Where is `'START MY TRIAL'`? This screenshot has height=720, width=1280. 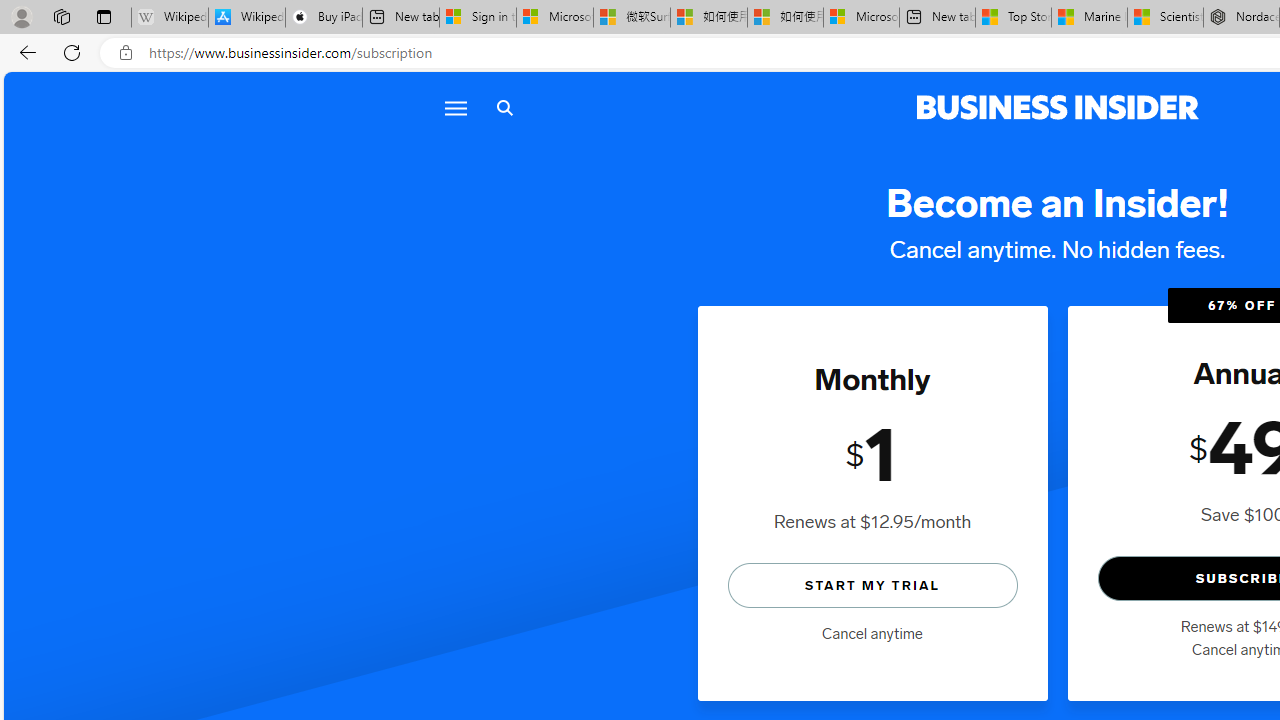
'START MY TRIAL' is located at coordinates (872, 585).